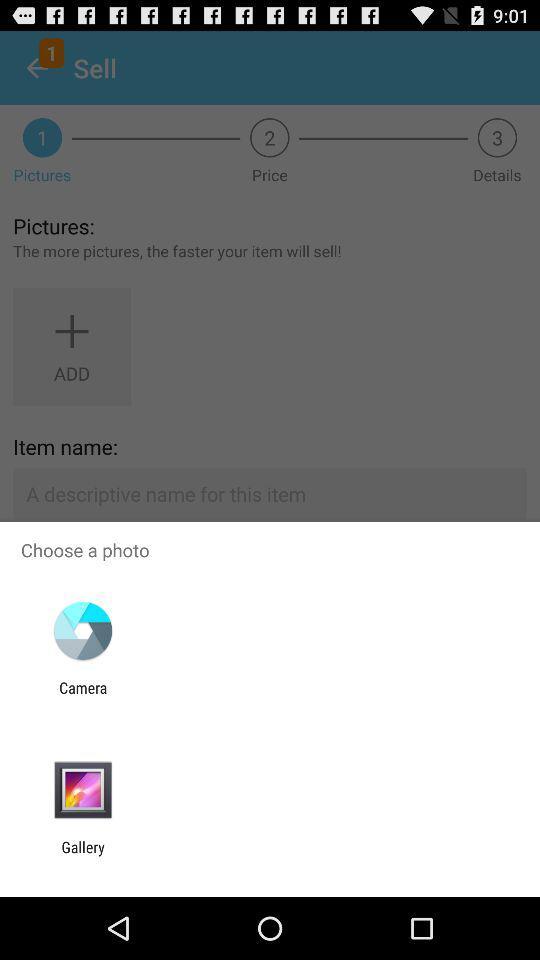 The image size is (540, 960). What do you see at coordinates (82, 855) in the screenshot?
I see `gallery app` at bounding box center [82, 855].